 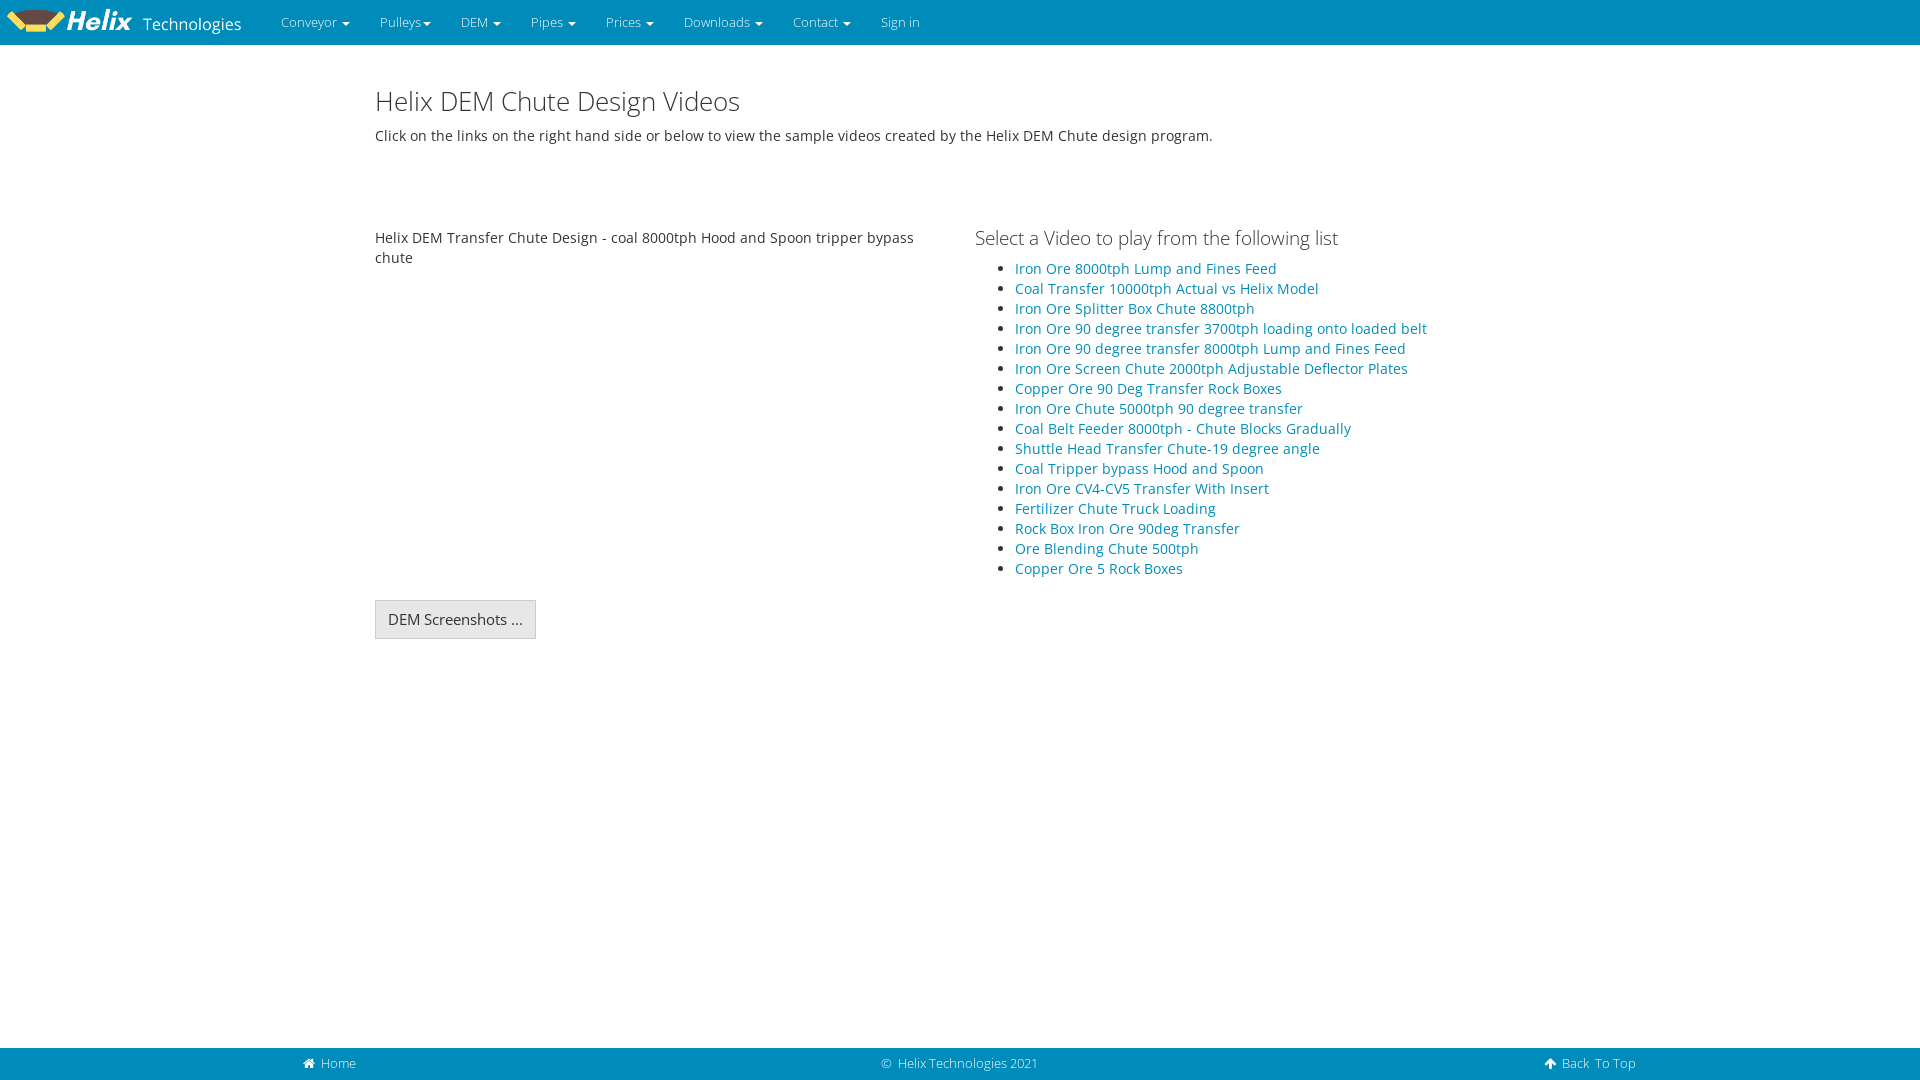 What do you see at coordinates (1134, 308) in the screenshot?
I see `'Iron Ore Splitter Box Chute 8800tph'` at bounding box center [1134, 308].